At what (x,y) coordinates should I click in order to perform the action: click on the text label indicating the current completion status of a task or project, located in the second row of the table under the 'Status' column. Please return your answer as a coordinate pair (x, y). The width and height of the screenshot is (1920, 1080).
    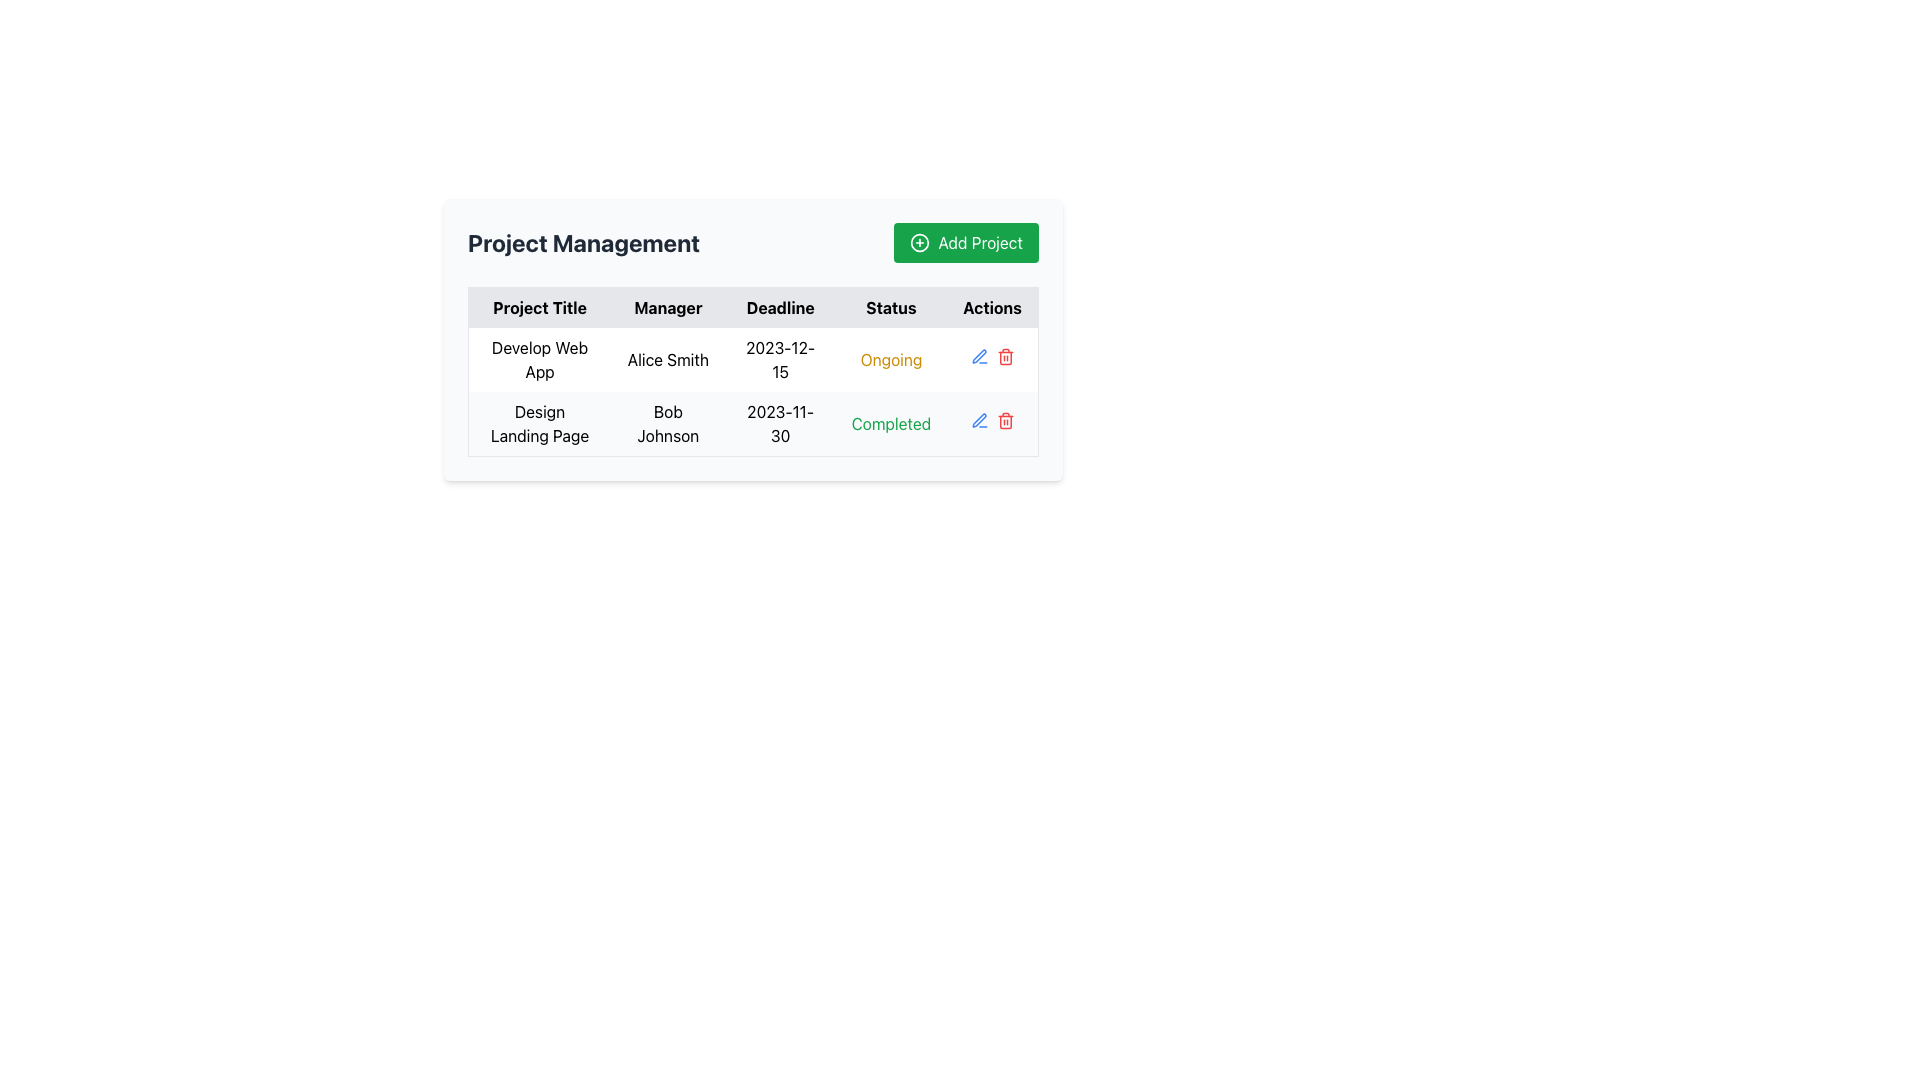
    Looking at the image, I should click on (890, 423).